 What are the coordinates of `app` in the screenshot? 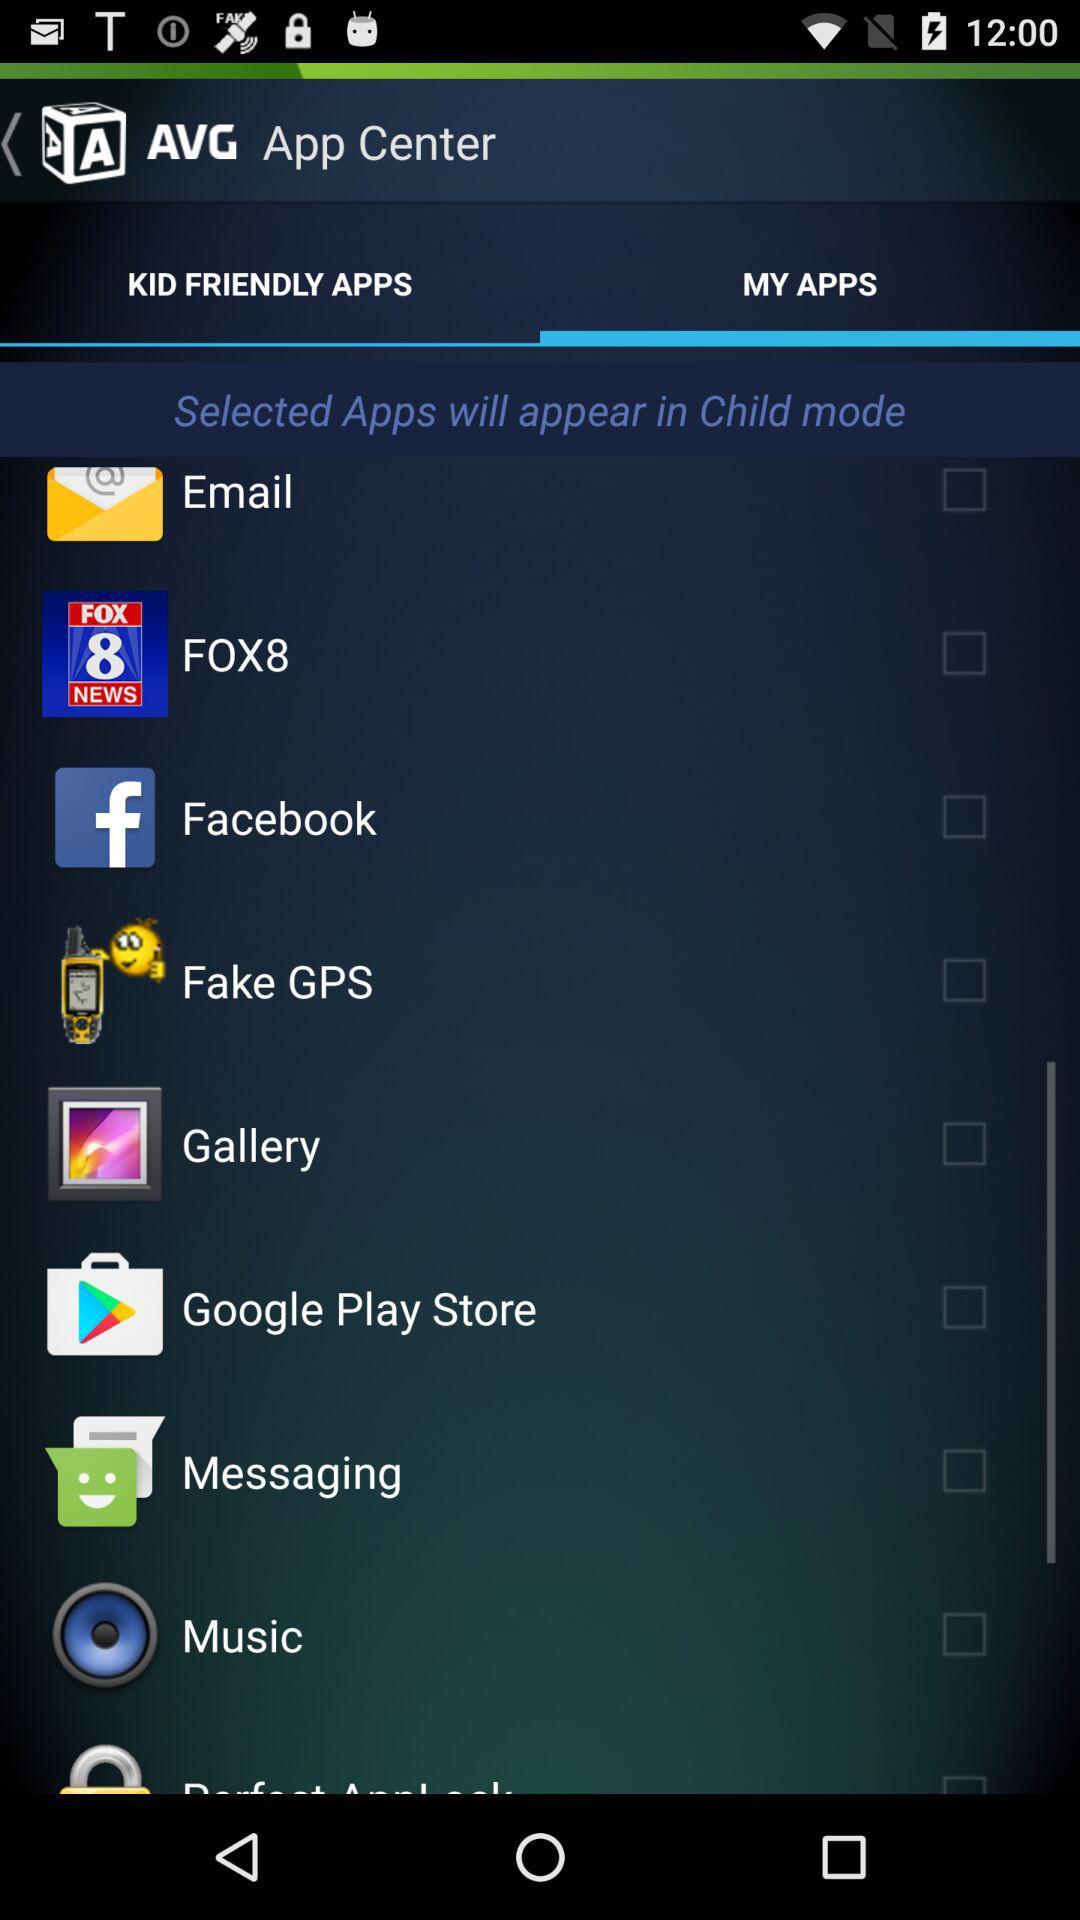 It's located at (993, 817).